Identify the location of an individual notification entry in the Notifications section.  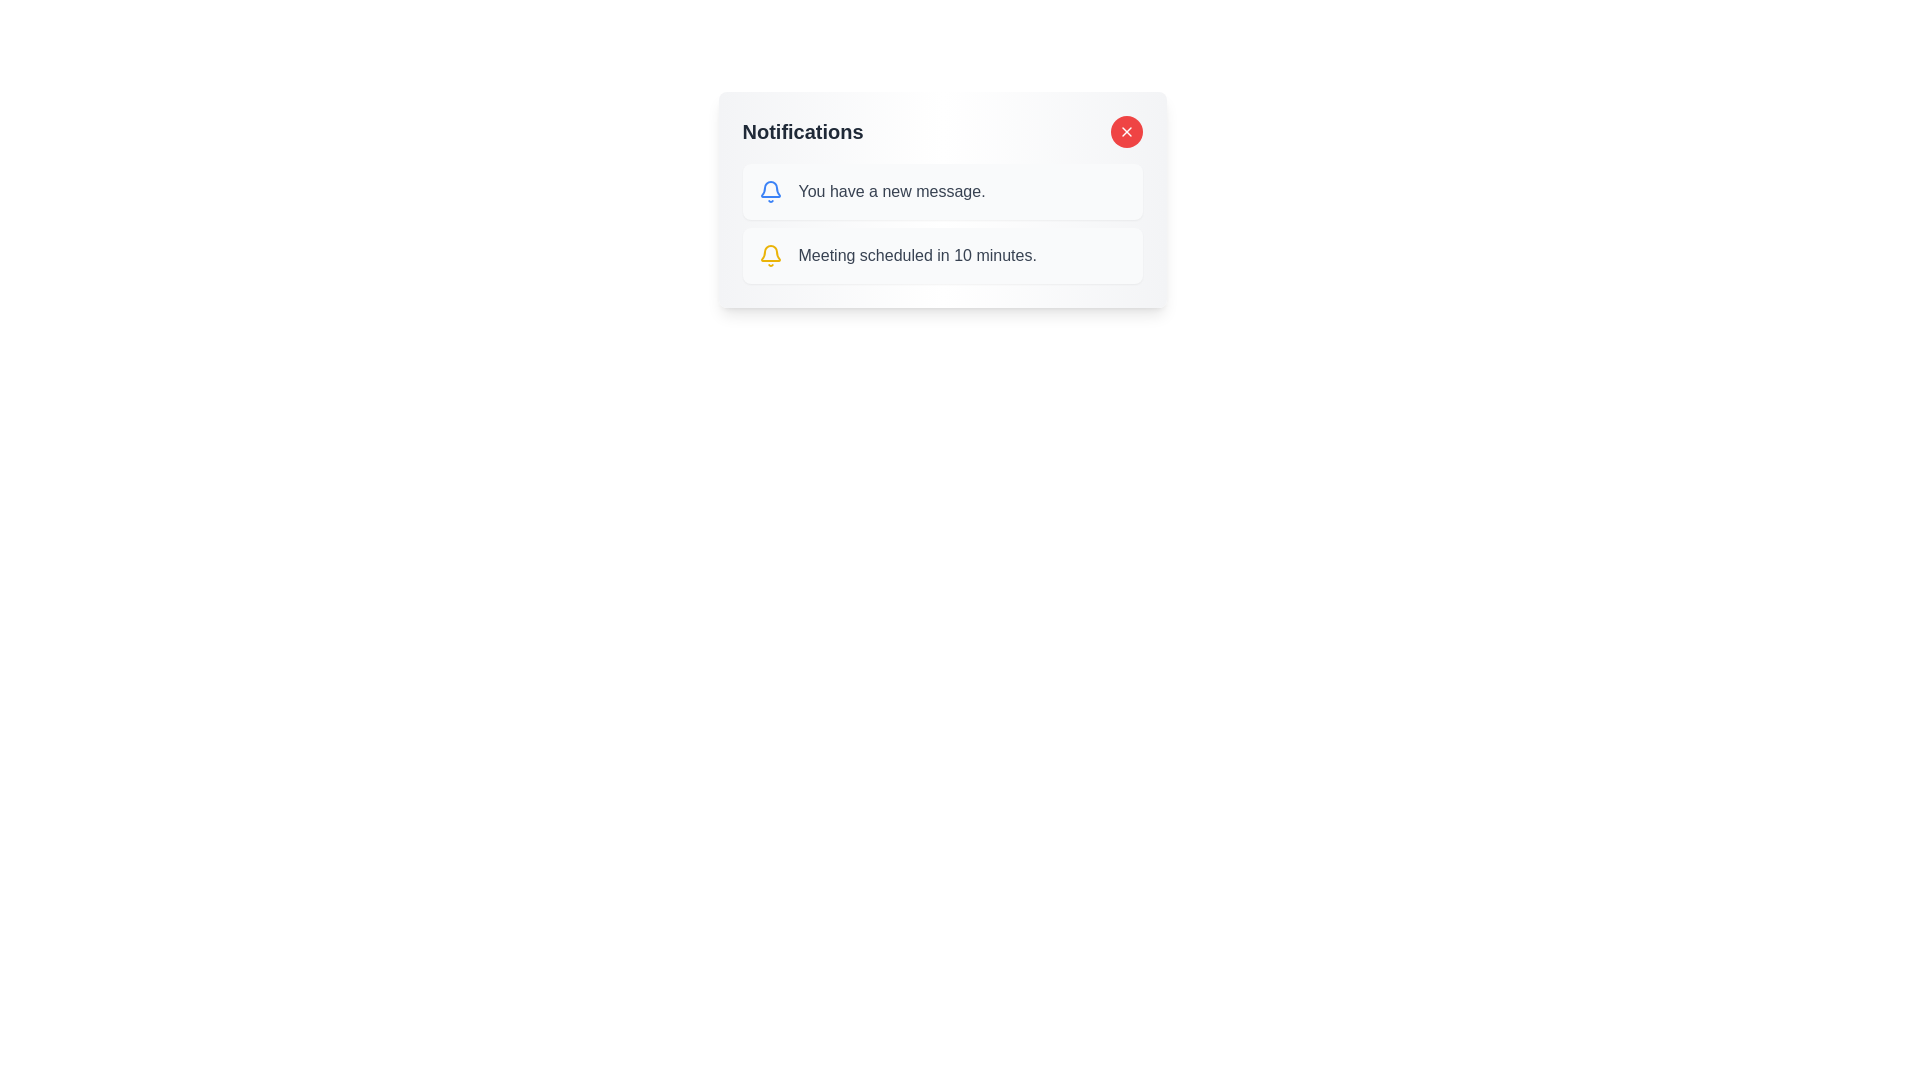
(941, 223).